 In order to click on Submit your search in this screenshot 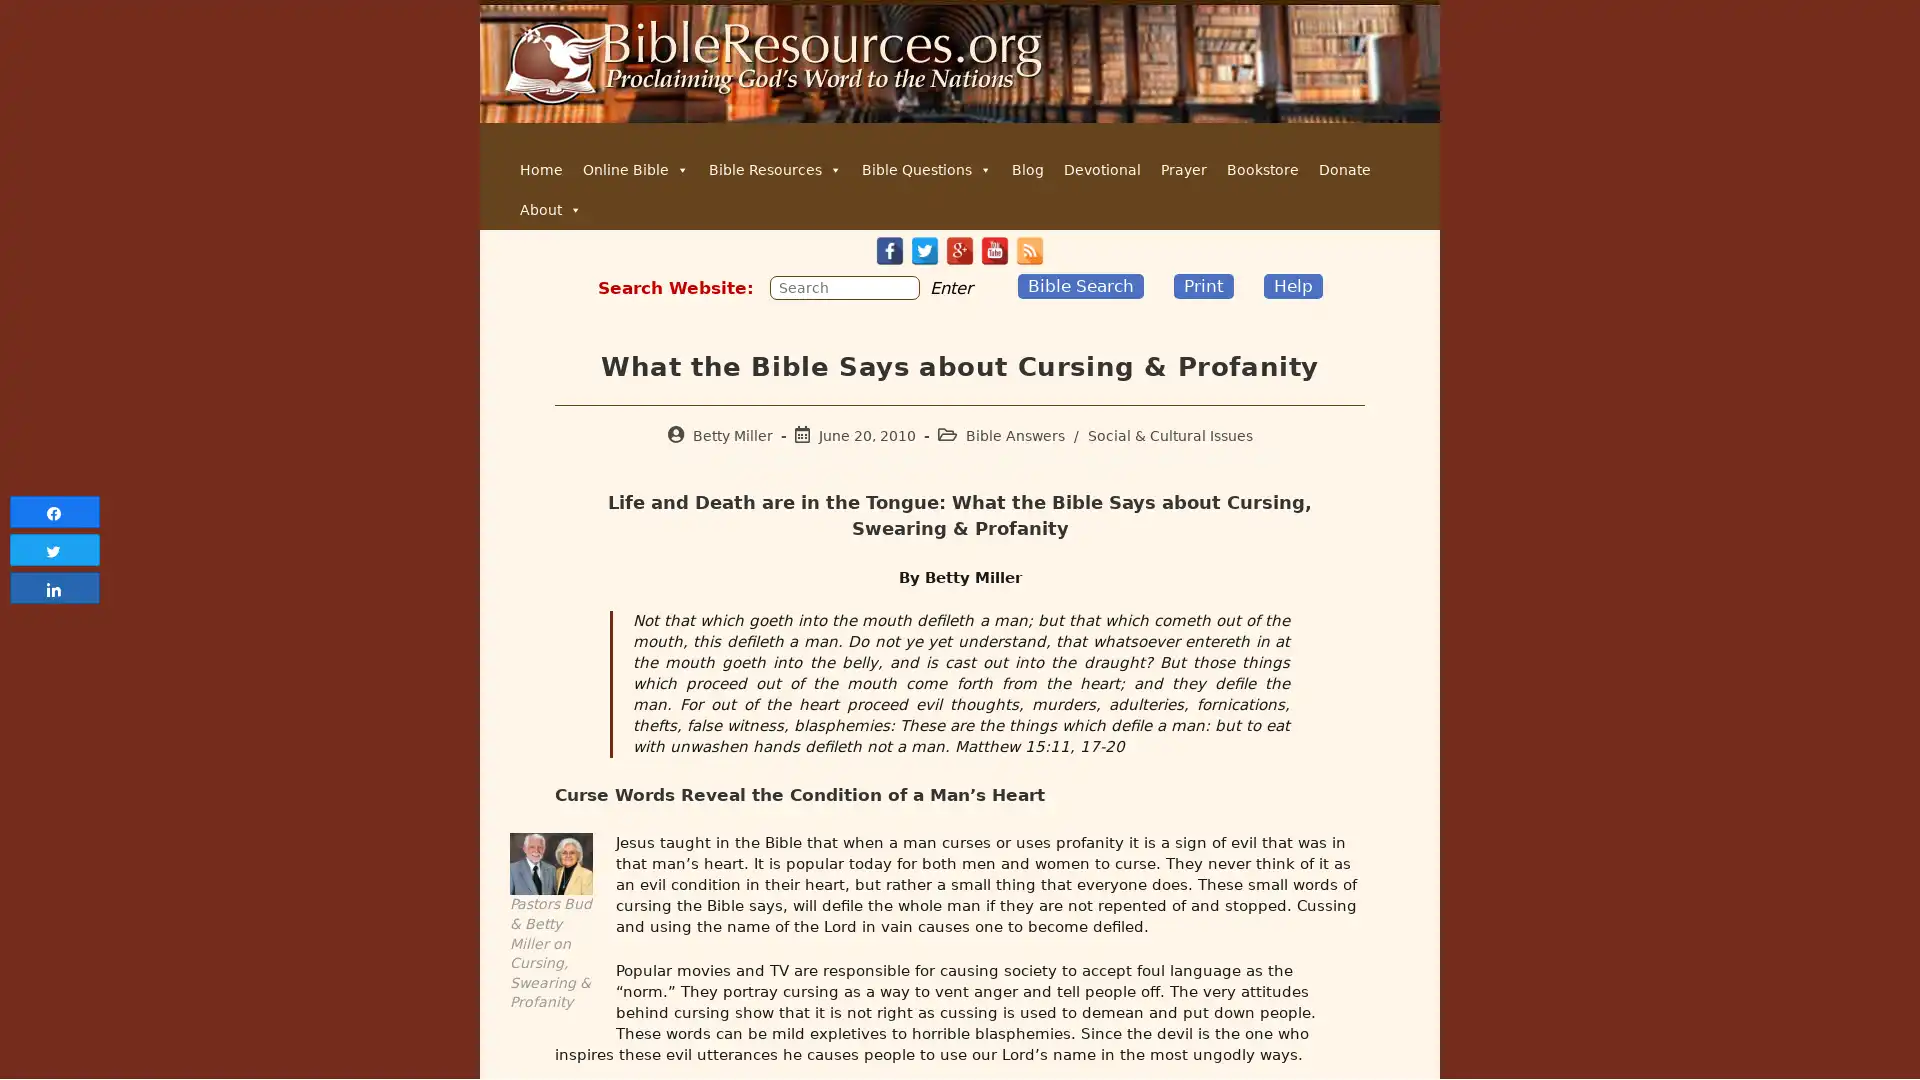, I will do `click(897, 286)`.